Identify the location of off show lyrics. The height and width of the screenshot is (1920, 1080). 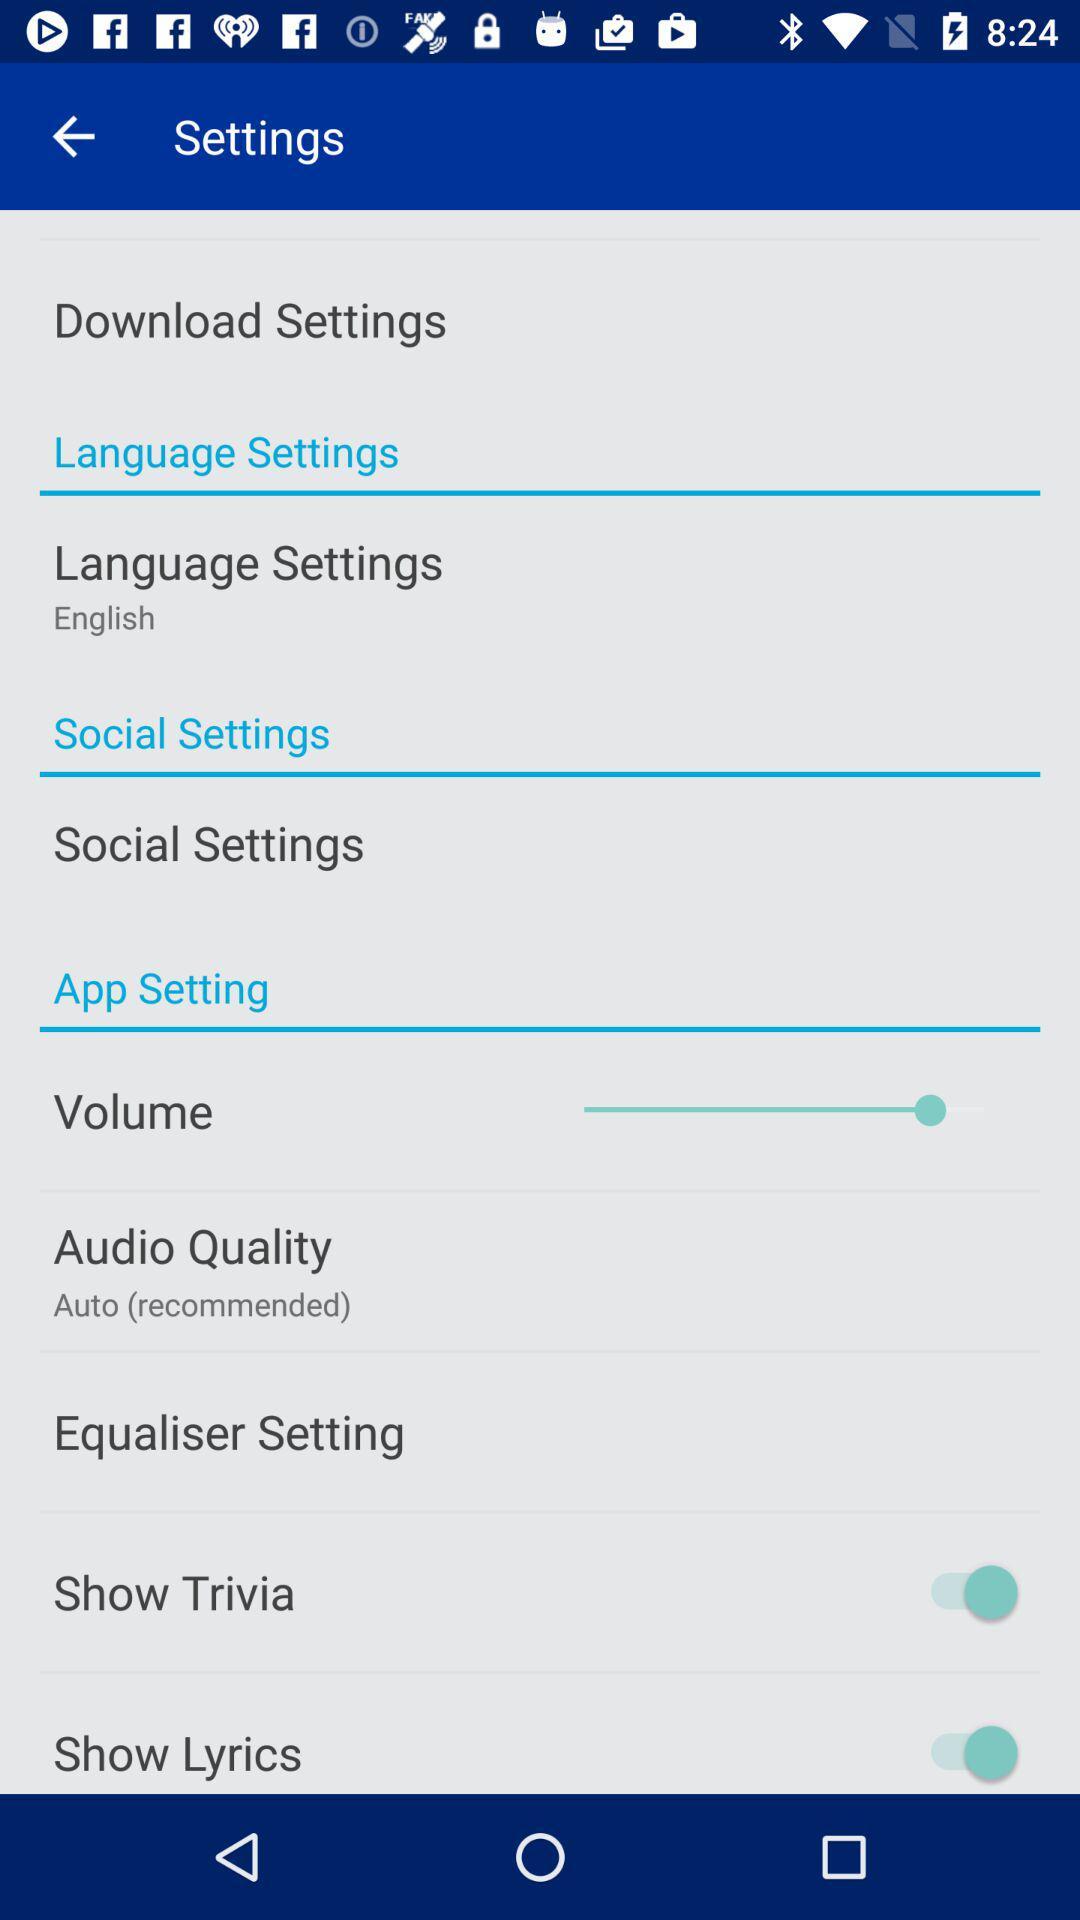
(888, 1751).